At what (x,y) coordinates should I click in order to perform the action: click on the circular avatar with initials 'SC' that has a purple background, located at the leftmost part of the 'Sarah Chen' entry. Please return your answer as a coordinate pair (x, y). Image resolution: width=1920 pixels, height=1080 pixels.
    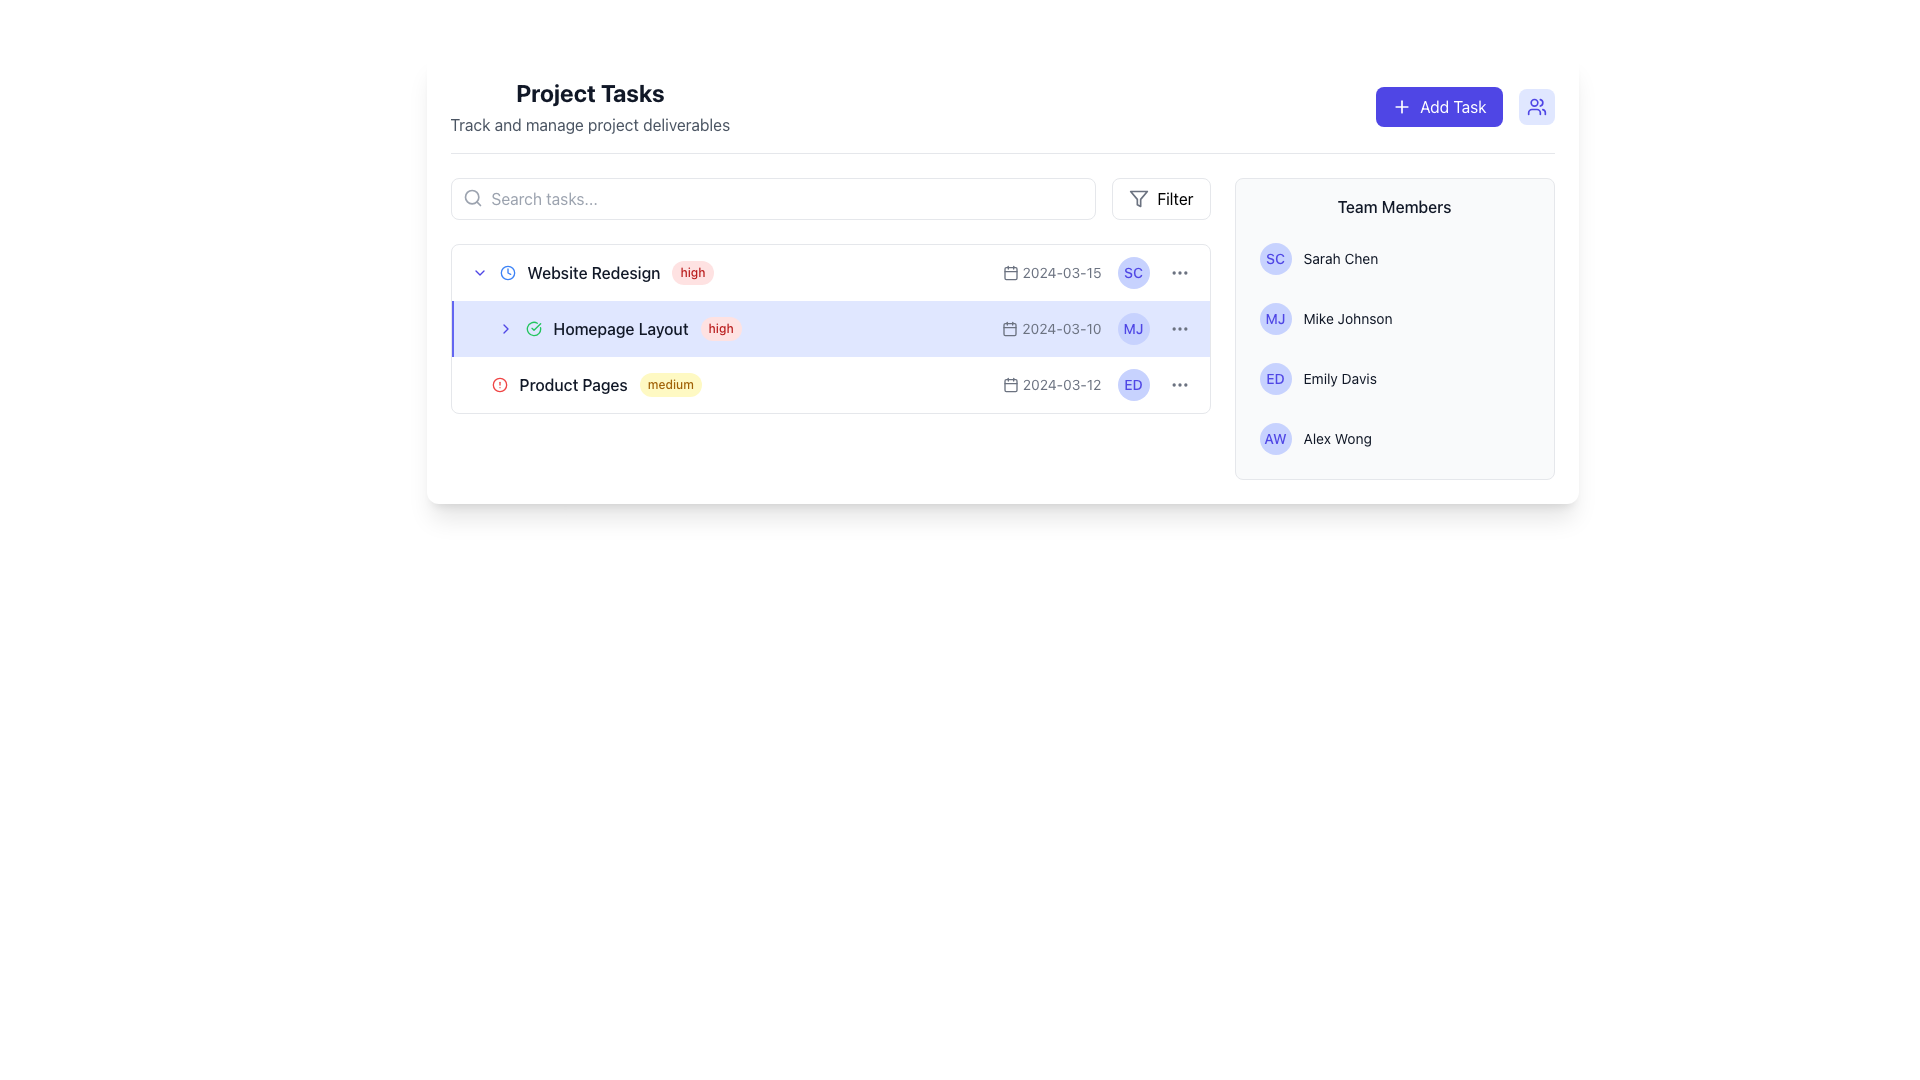
    Looking at the image, I should click on (1274, 257).